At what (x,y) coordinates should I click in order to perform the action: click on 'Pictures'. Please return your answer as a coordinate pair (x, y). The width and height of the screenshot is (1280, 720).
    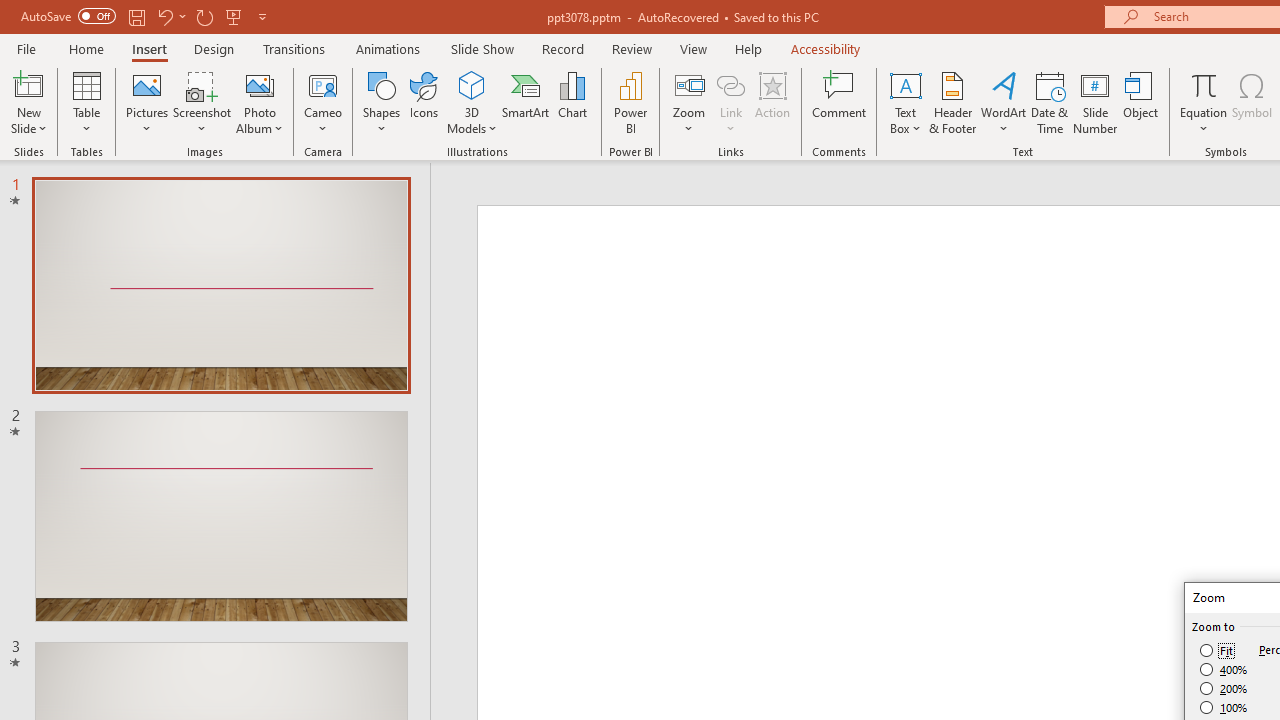
    Looking at the image, I should click on (146, 103).